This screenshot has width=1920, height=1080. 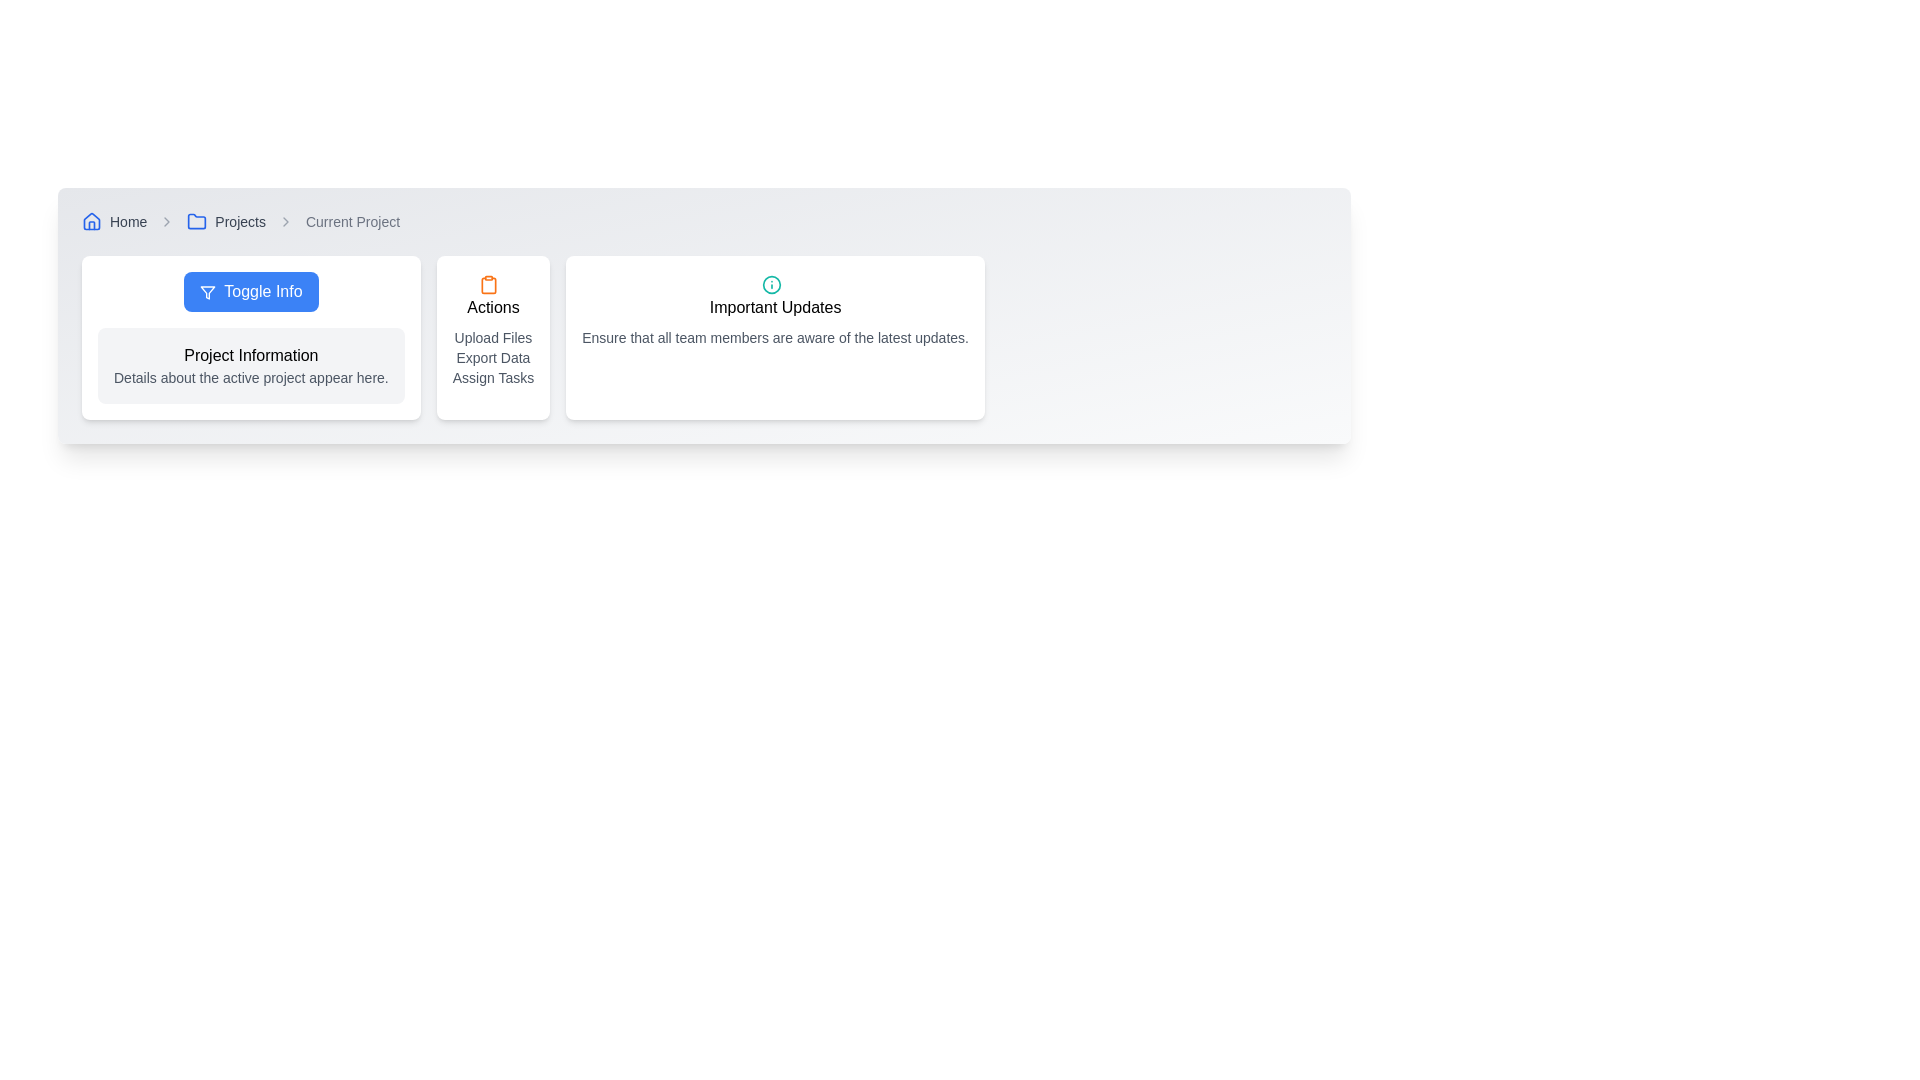 What do you see at coordinates (197, 221) in the screenshot?
I see `the folder icon located in the breadcrumb navigation bar, positioned between the 'Home' icon and the 'Projects' text, to interact with the associated folder` at bounding box center [197, 221].